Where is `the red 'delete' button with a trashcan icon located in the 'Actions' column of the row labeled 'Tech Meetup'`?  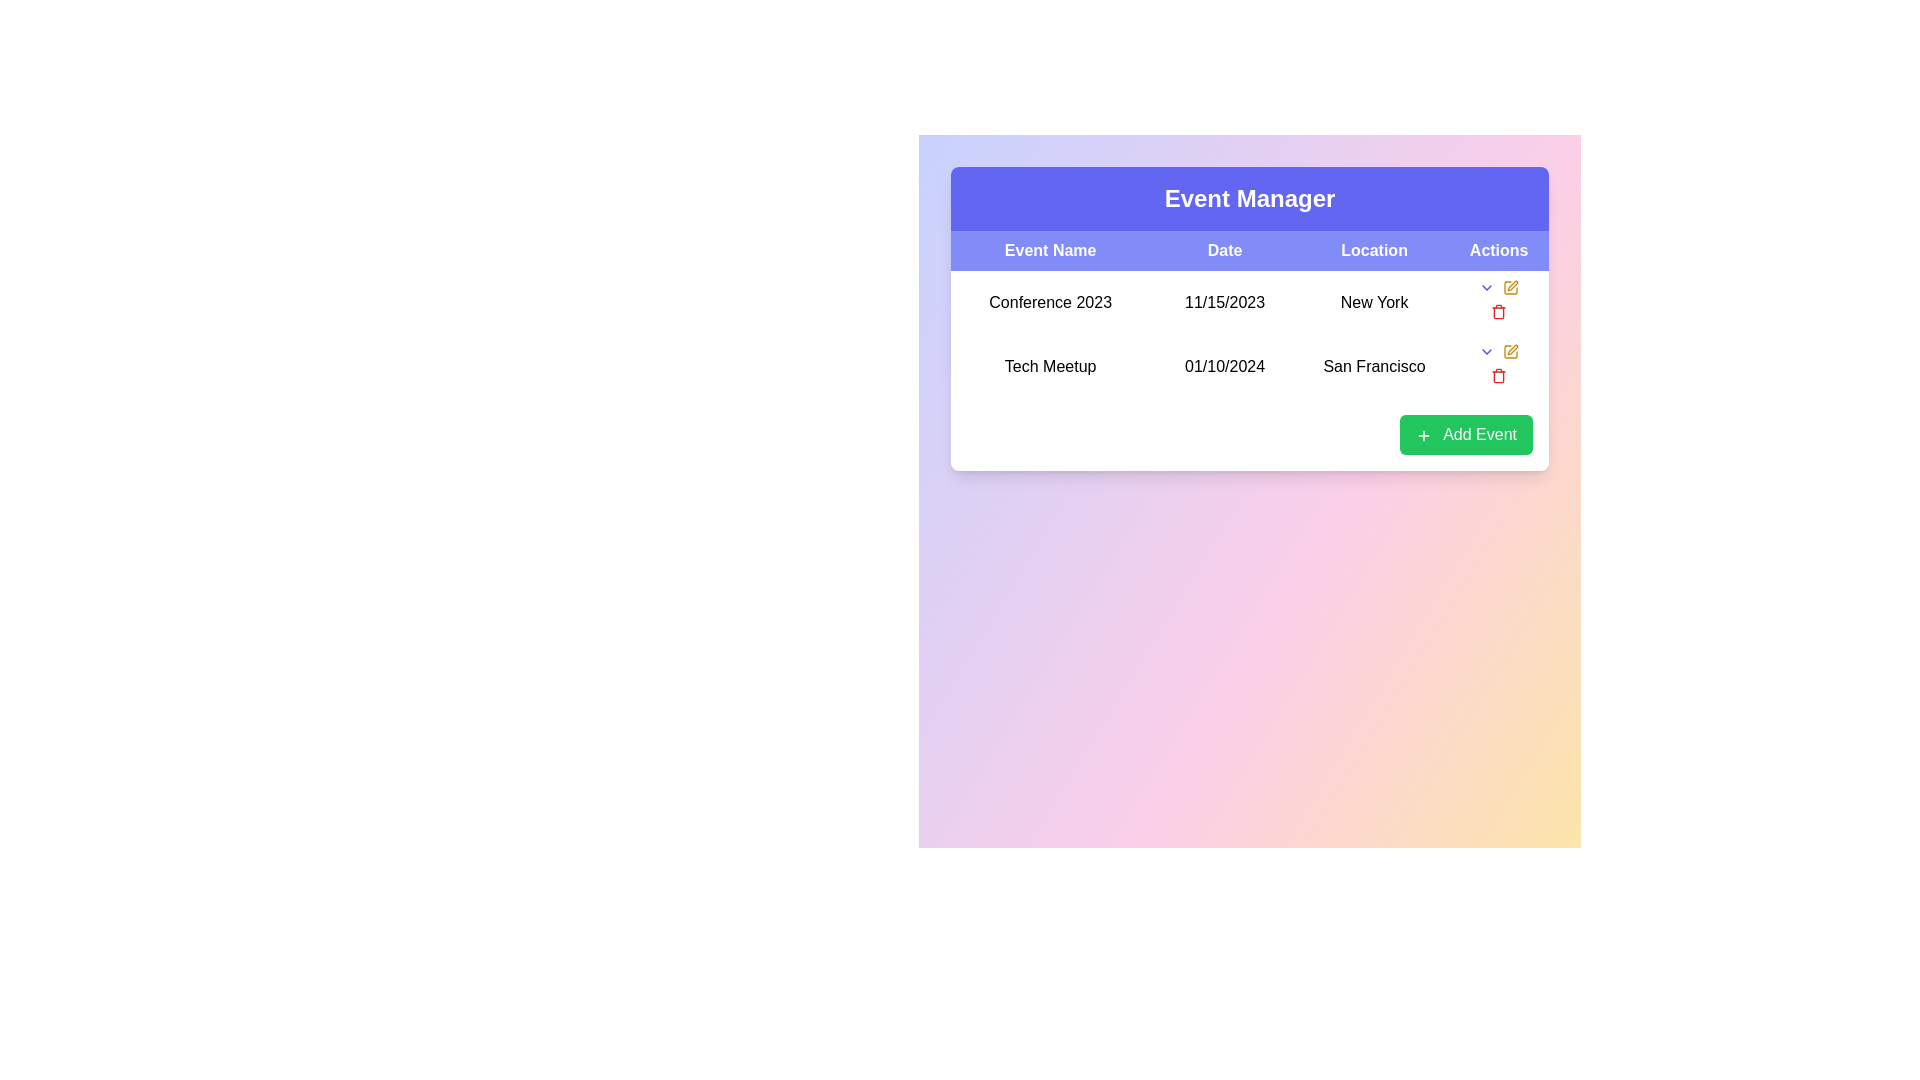 the red 'delete' button with a trashcan icon located in the 'Actions' column of the row labeled 'Tech Meetup' is located at coordinates (1498, 366).